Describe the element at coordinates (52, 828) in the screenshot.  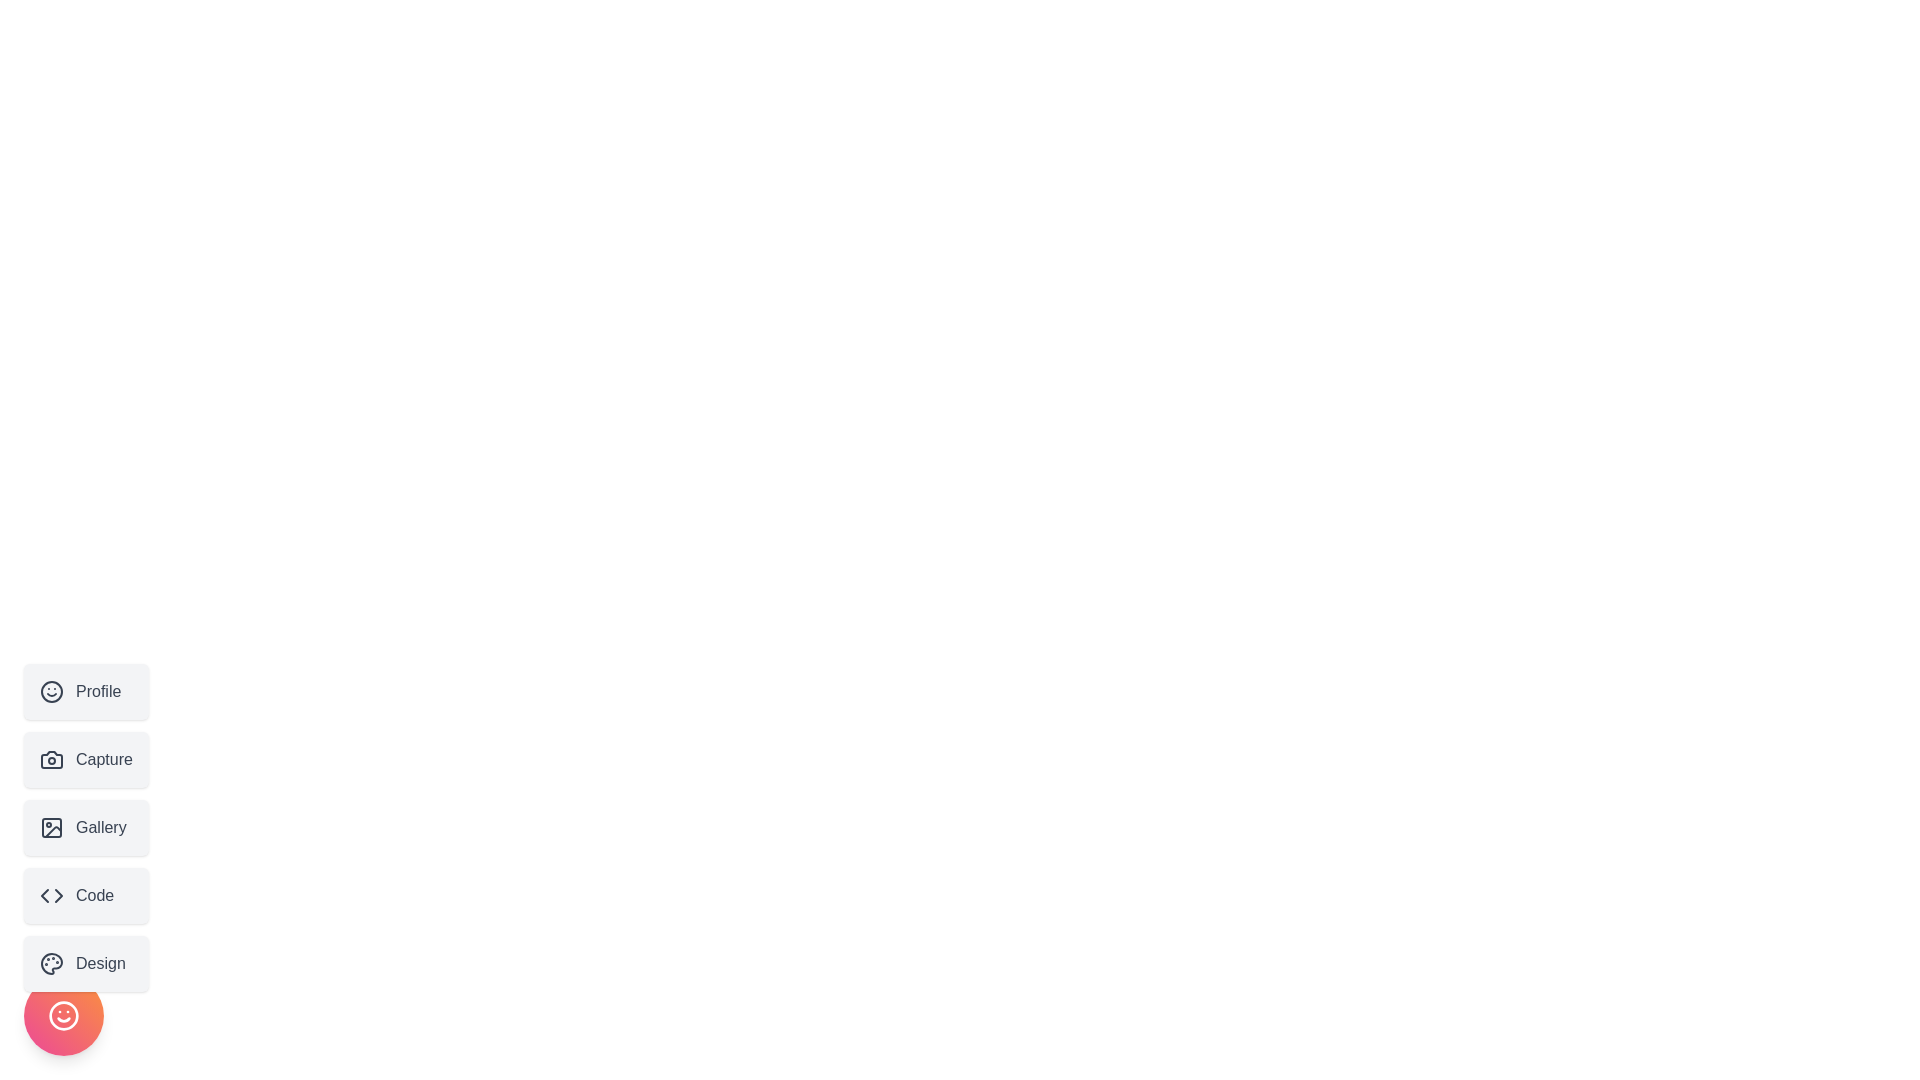
I see `the compact icon depicting a picture frame with a circle inside, which is positioned next to the label 'Gallery' in the vertical navigation menu` at that location.